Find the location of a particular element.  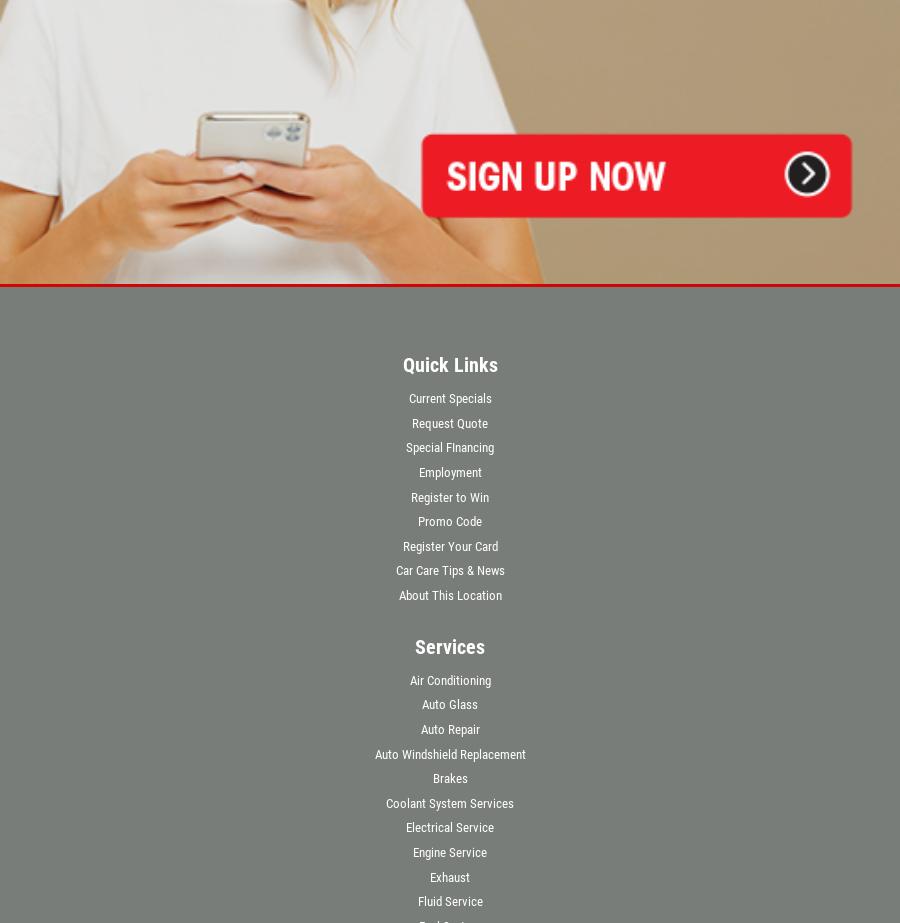

'Employment' is located at coordinates (449, 470).